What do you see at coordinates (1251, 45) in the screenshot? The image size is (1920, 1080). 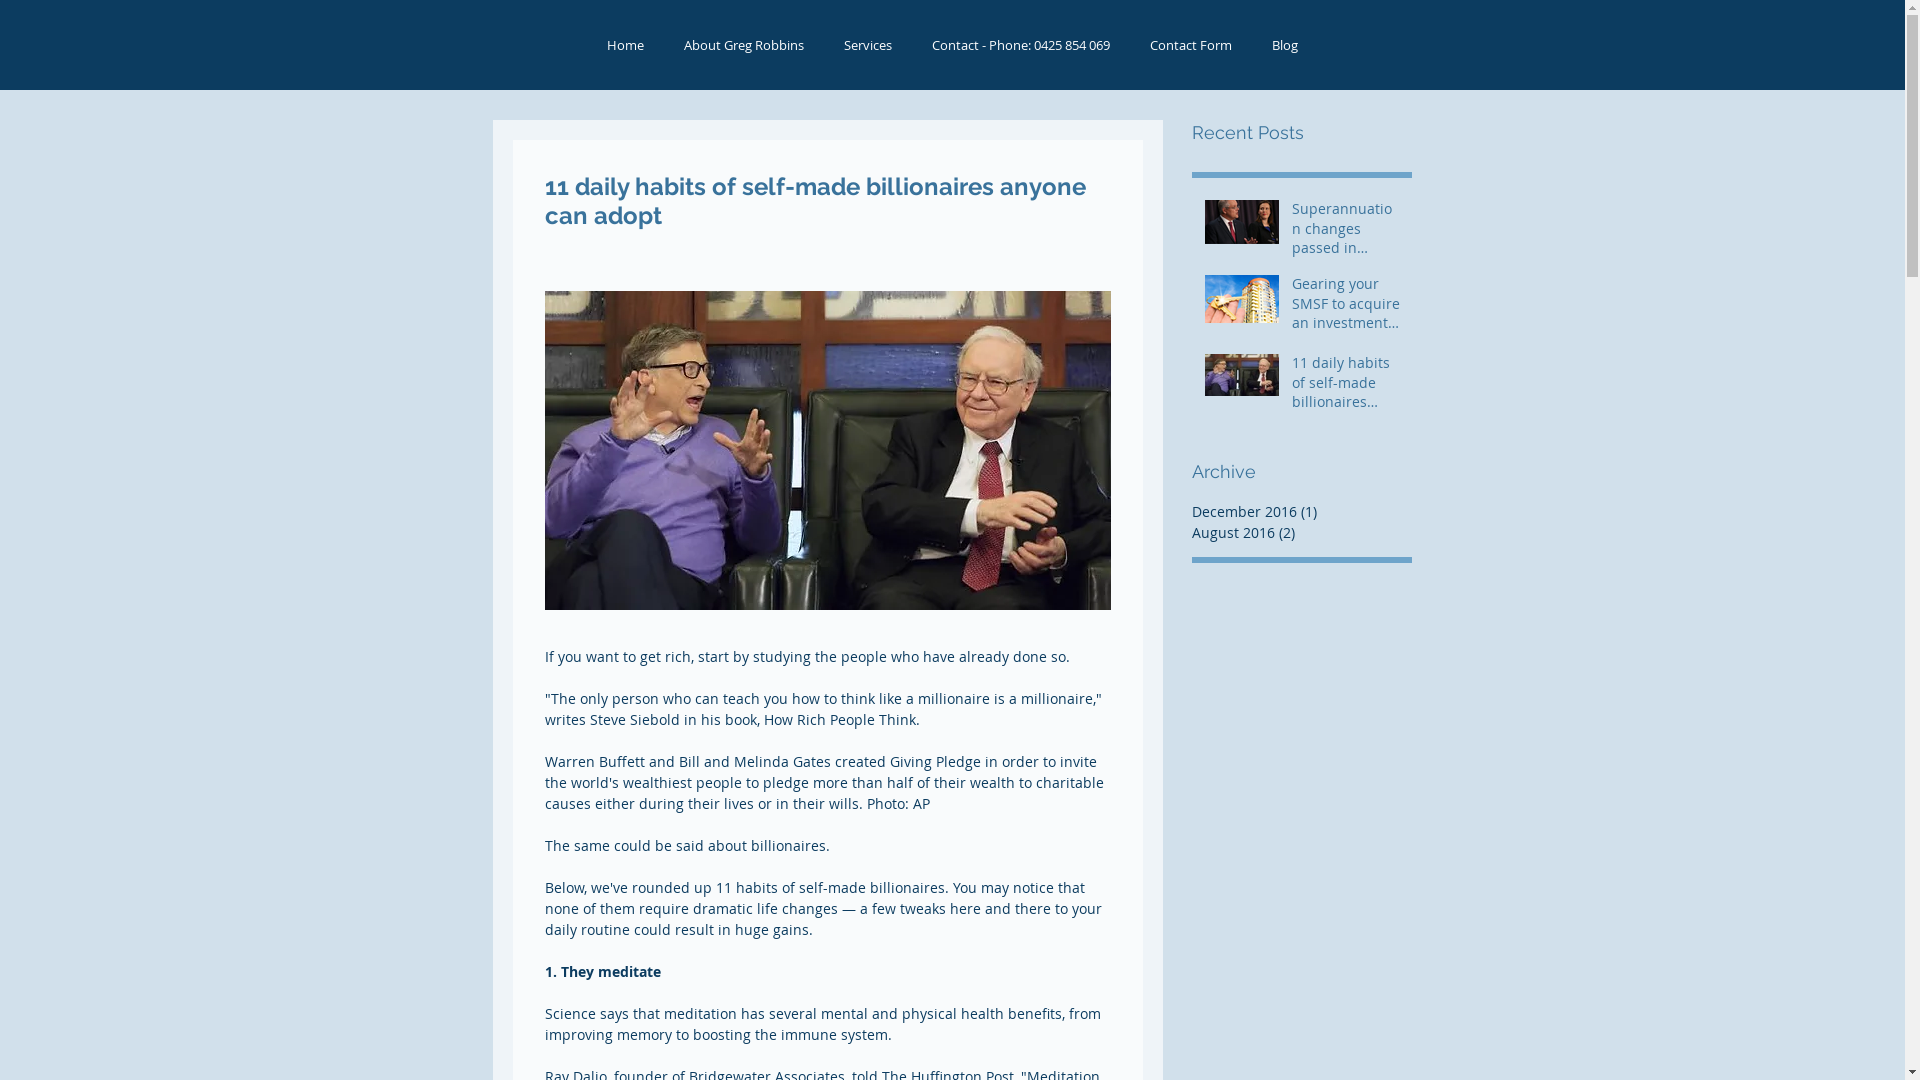 I see `'Blog'` at bounding box center [1251, 45].